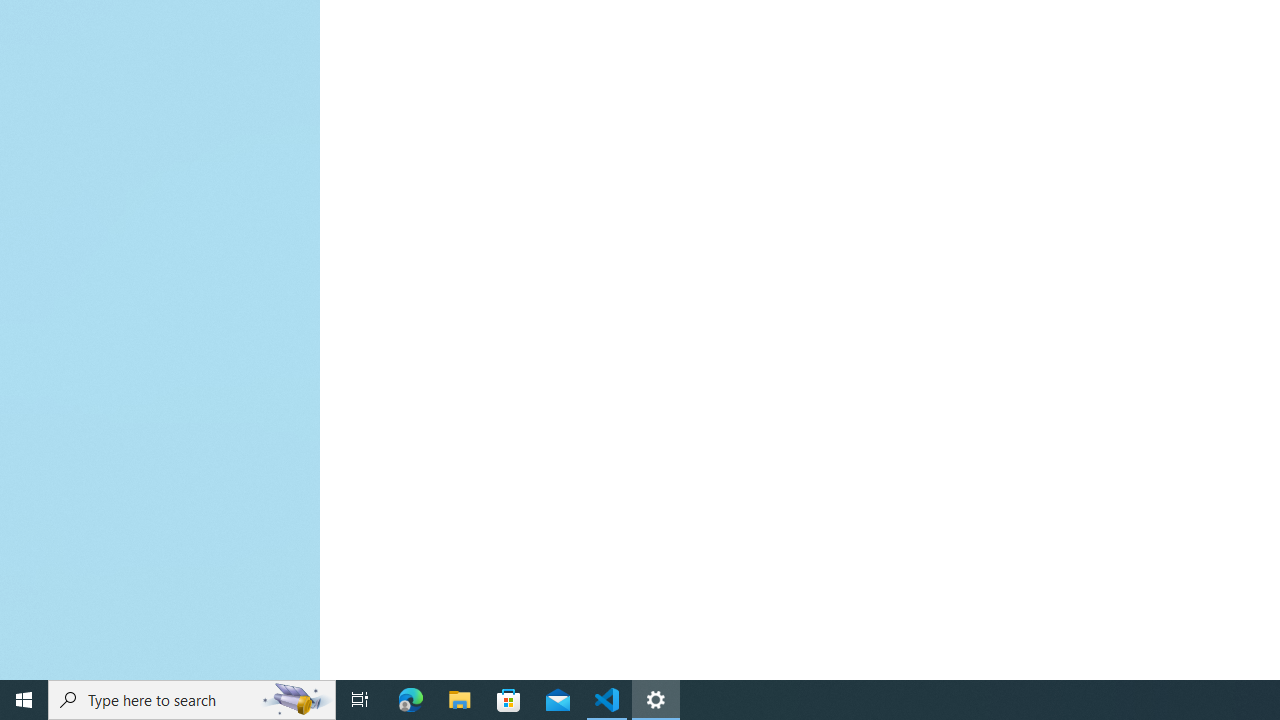 The width and height of the screenshot is (1280, 720). Describe the element at coordinates (294, 698) in the screenshot. I see `'Search highlights icon opens search home window'` at that location.